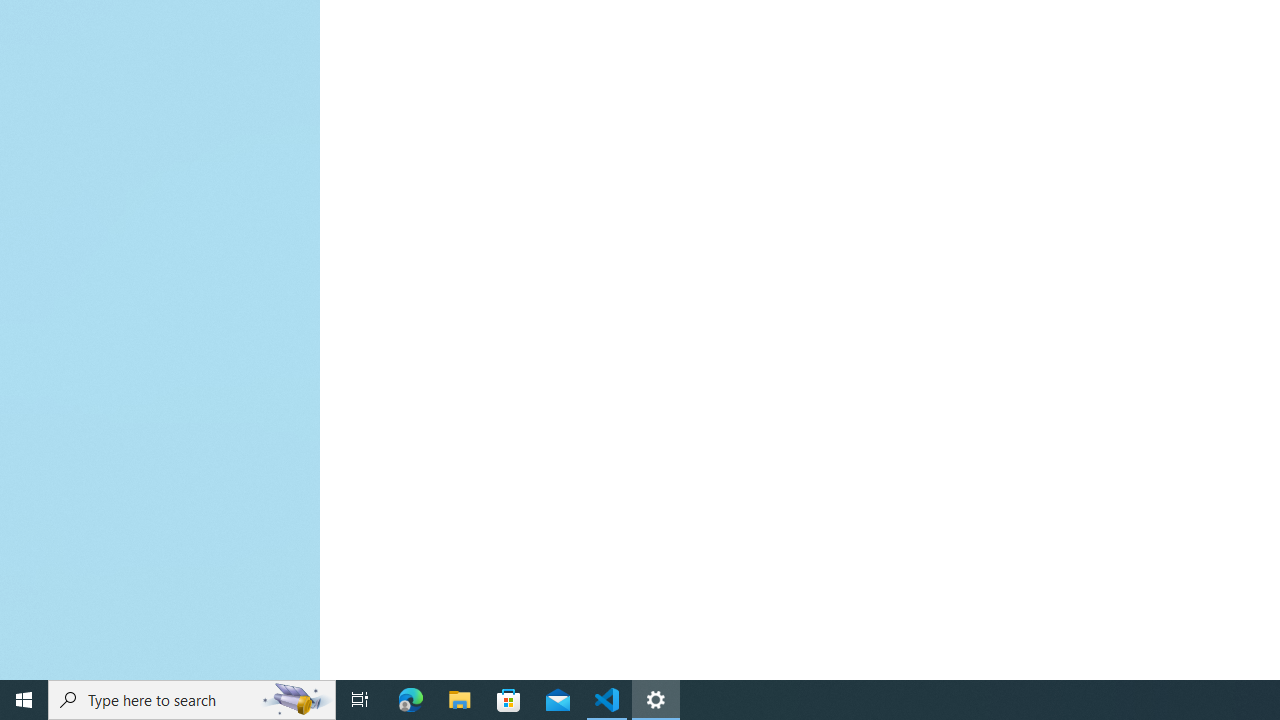 The width and height of the screenshot is (1280, 720). Describe the element at coordinates (294, 698) in the screenshot. I see `'Search highlights icon opens search home window'` at that location.